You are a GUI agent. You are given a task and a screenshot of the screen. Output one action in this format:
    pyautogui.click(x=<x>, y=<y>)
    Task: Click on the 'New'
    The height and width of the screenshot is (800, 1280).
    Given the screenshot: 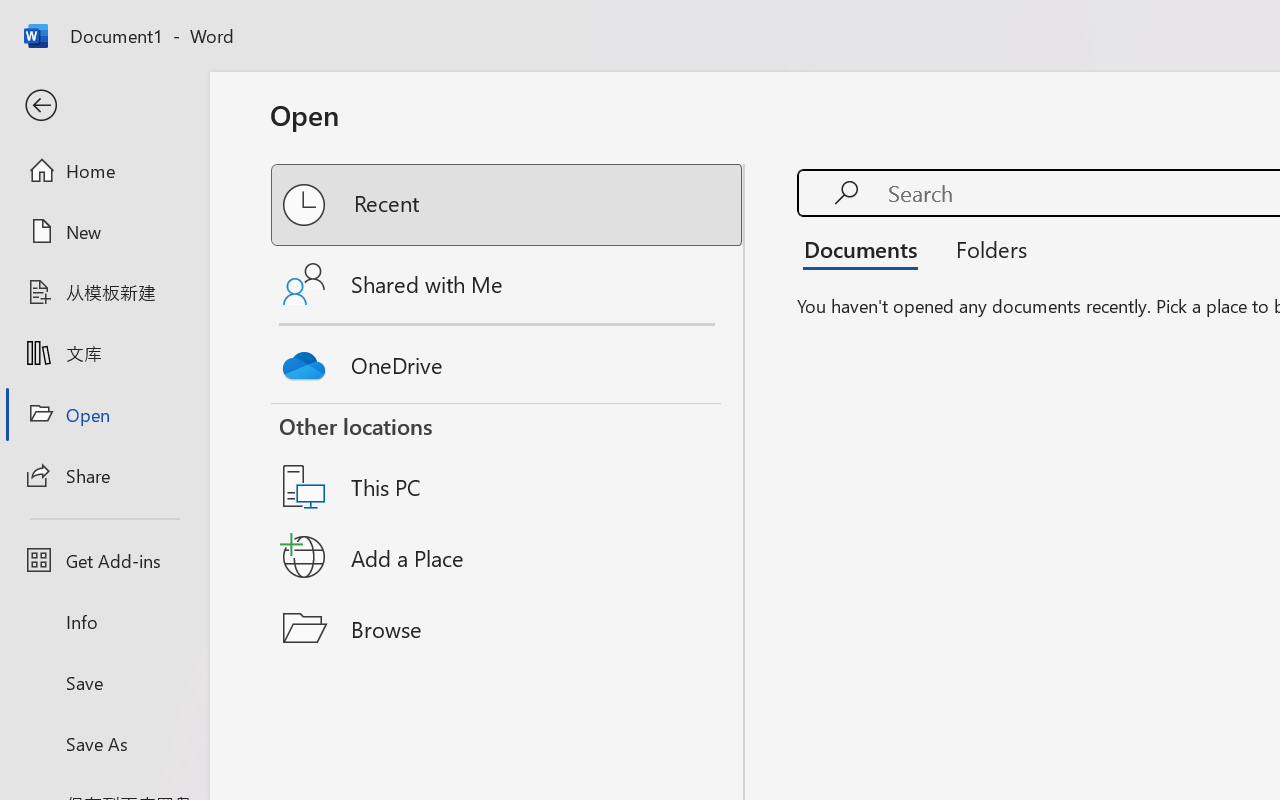 What is the action you would take?
    pyautogui.click(x=103, y=231)
    